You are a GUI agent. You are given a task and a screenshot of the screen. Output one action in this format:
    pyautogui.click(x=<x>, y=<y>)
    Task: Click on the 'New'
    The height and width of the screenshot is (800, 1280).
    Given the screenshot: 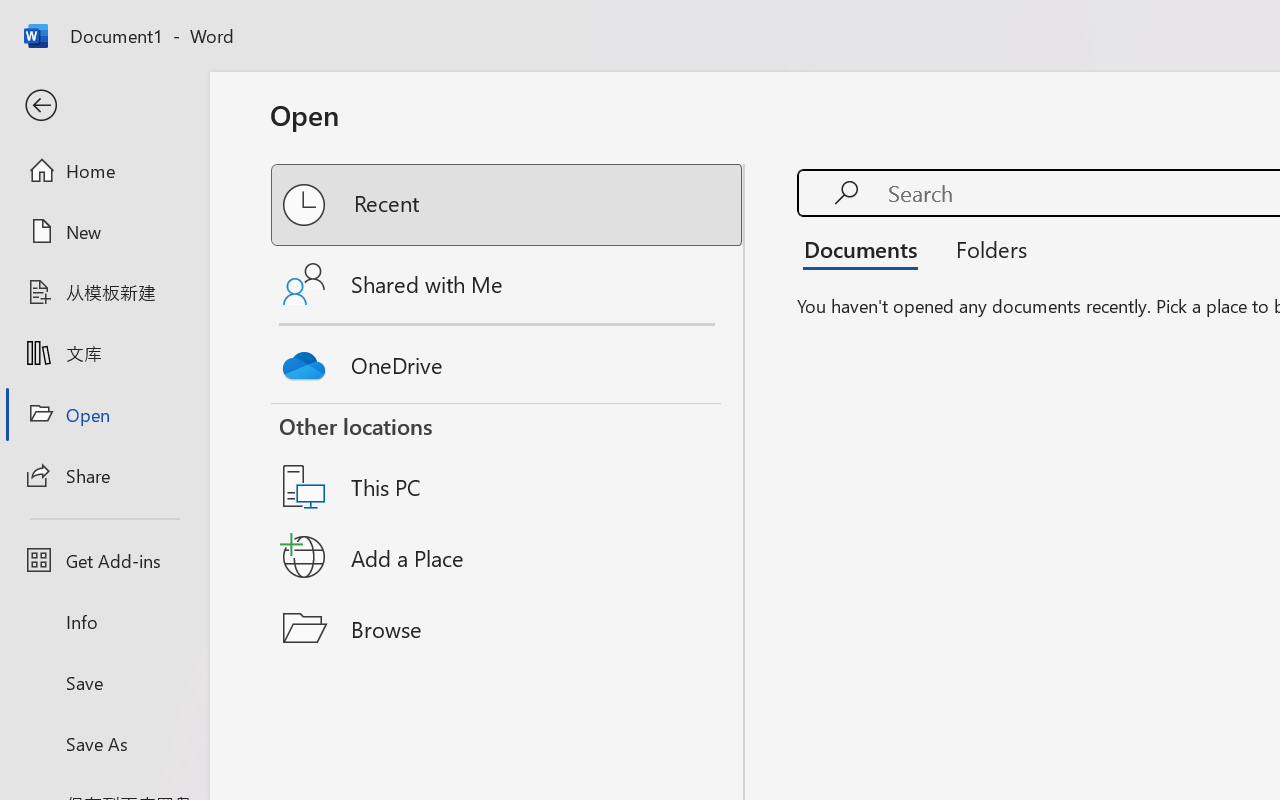 What is the action you would take?
    pyautogui.click(x=103, y=231)
    